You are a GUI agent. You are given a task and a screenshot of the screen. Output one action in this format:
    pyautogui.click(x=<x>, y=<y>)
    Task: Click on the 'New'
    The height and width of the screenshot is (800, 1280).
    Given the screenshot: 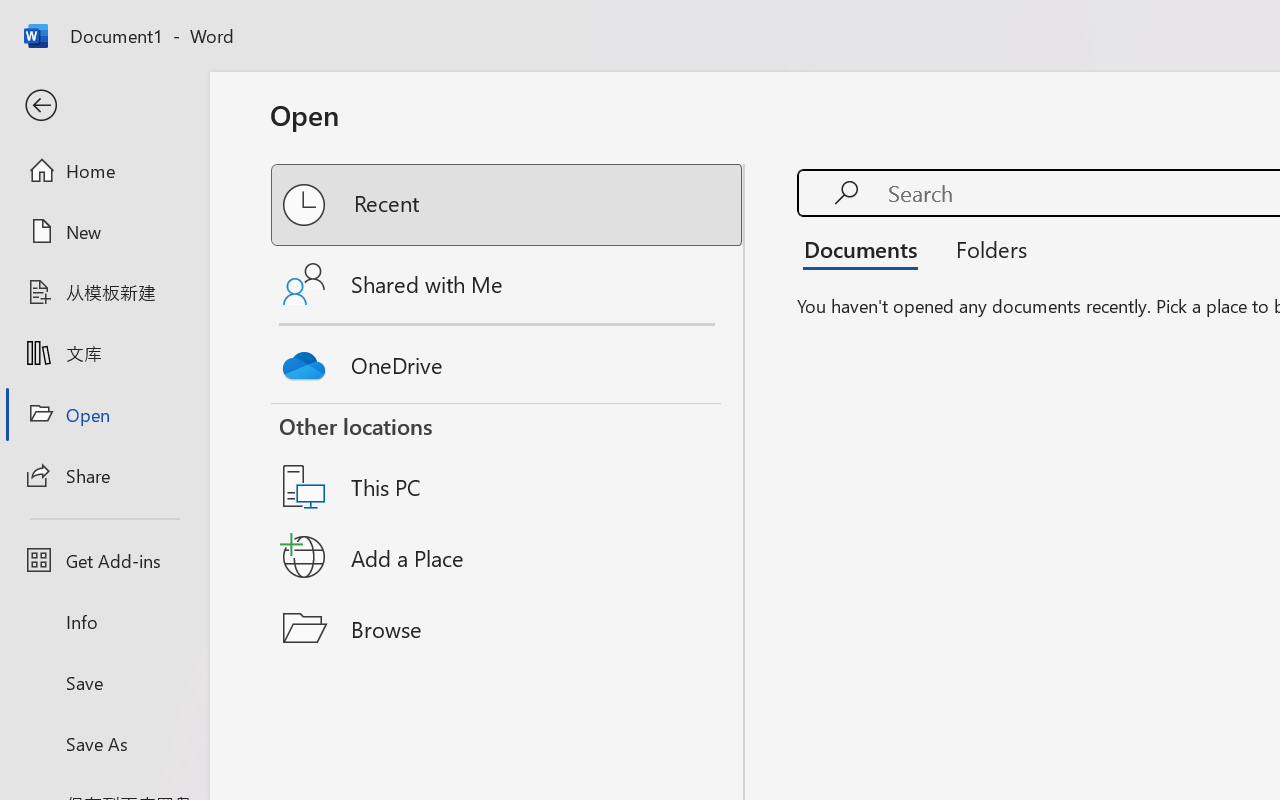 What is the action you would take?
    pyautogui.click(x=103, y=231)
    